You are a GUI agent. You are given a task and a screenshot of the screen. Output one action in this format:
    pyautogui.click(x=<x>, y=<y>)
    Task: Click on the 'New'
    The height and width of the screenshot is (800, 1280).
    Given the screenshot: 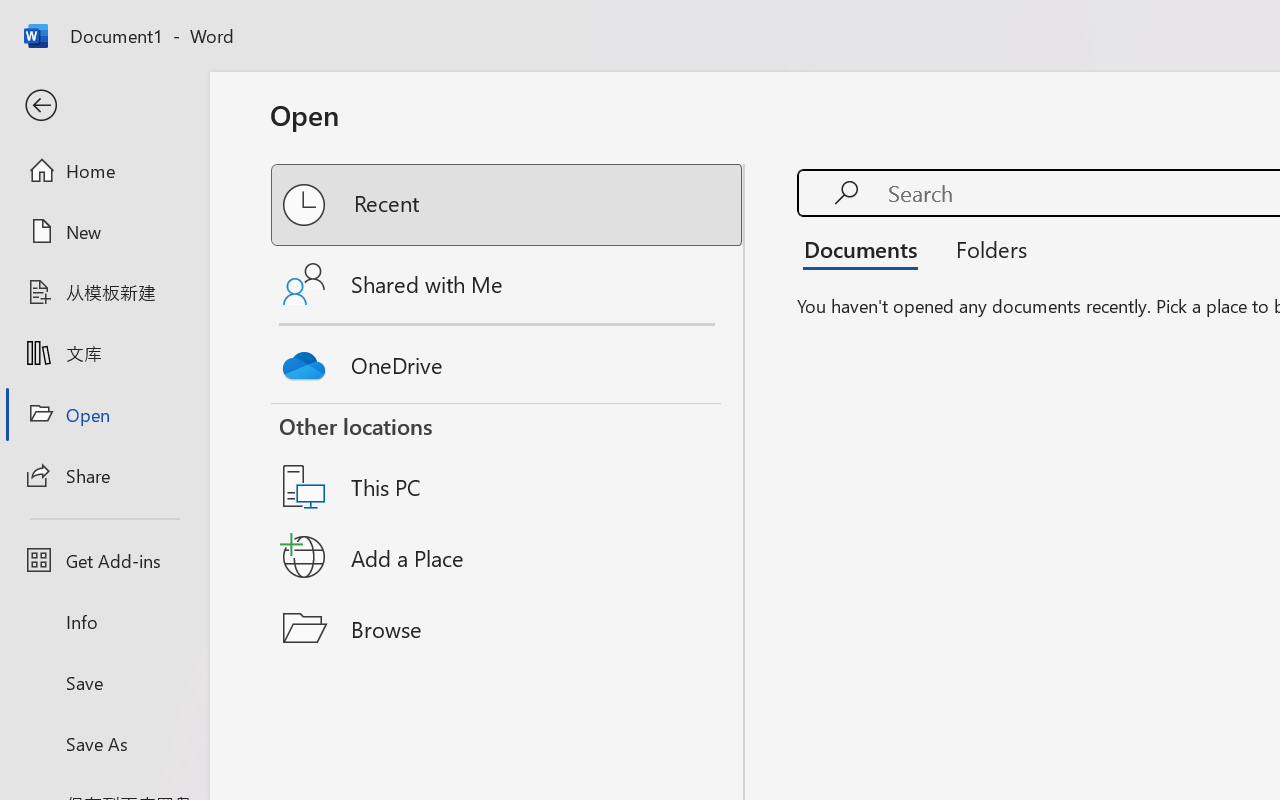 What is the action you would take?
    pyautogui.click(x=103, y=231)
    